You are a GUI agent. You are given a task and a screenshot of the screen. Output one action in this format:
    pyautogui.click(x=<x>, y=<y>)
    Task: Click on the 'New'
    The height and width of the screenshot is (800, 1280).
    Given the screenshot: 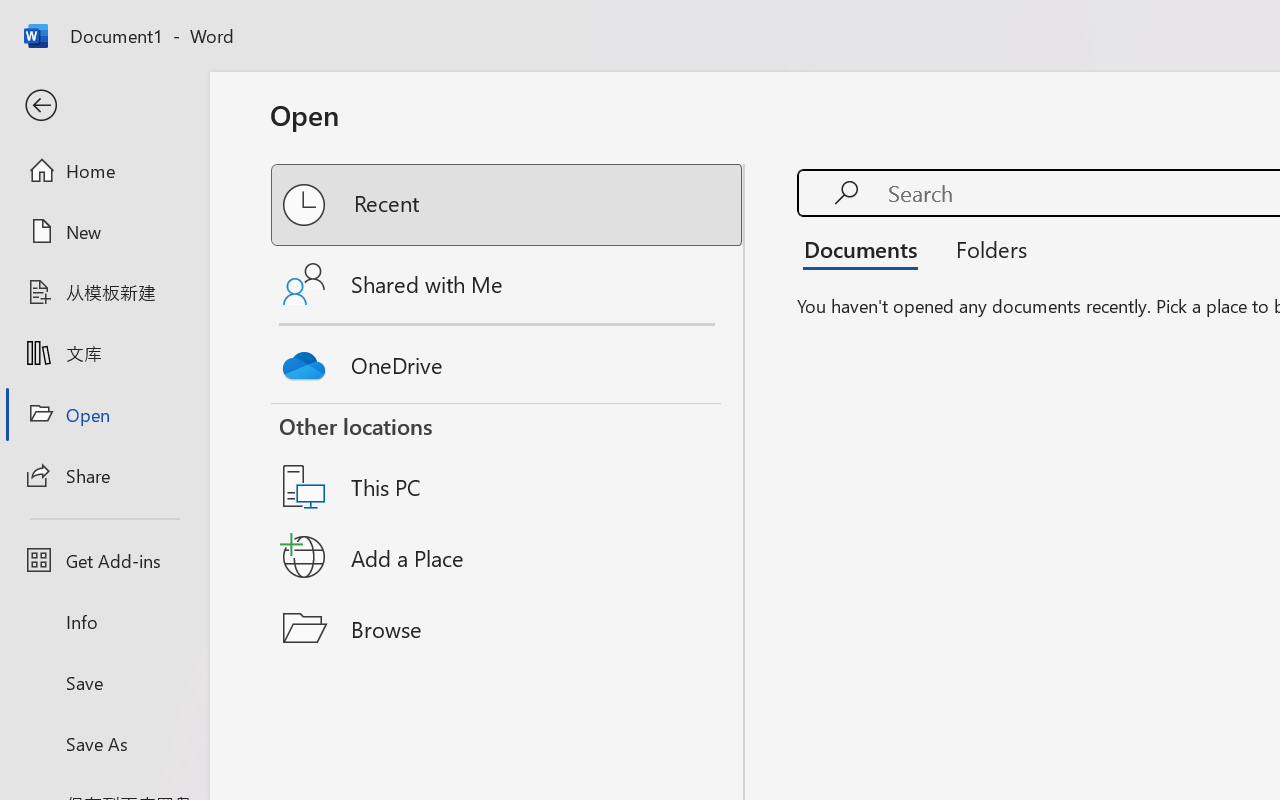 What is the action you would take?
    pyautogui.click(x=103, y=231)
    